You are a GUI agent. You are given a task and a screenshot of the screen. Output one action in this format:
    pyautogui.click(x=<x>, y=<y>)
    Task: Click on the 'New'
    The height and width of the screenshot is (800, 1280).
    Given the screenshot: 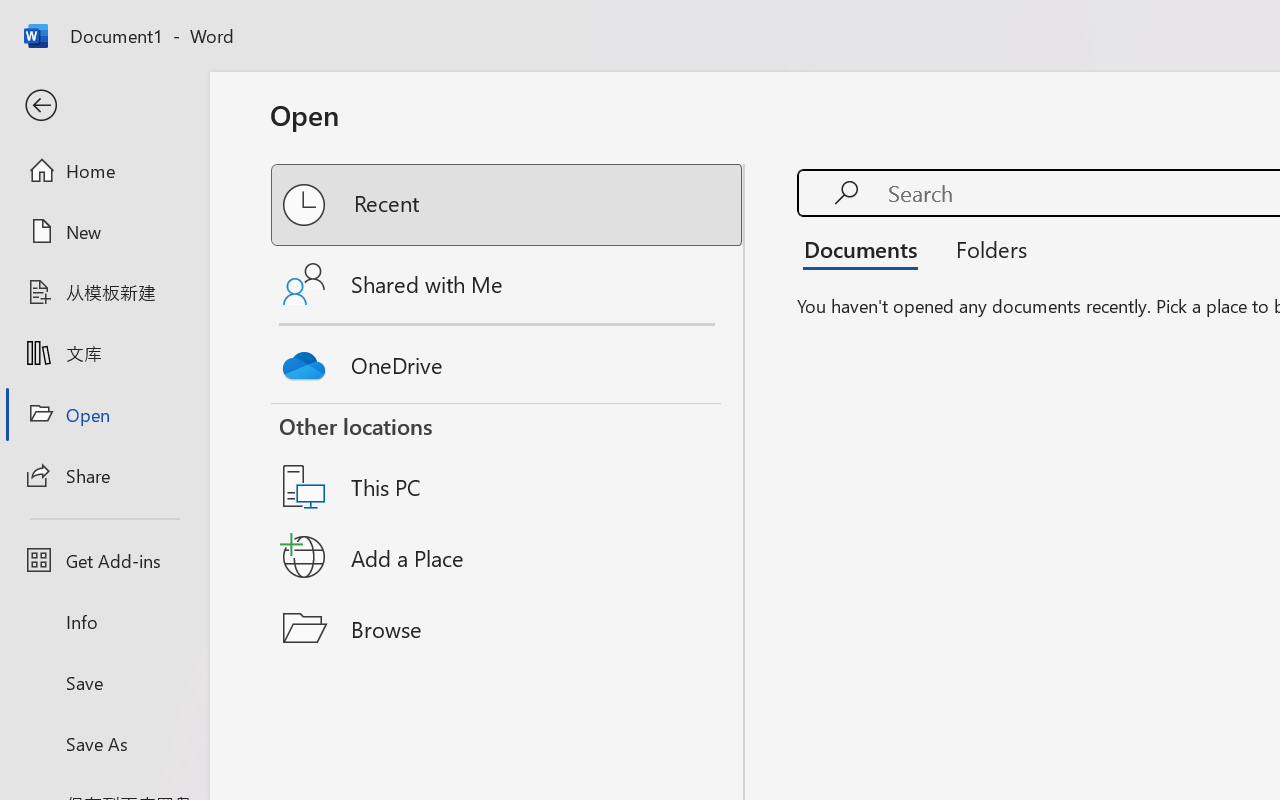 What is the action you would take?
    pyautogui.click(x=103, y=231)
    